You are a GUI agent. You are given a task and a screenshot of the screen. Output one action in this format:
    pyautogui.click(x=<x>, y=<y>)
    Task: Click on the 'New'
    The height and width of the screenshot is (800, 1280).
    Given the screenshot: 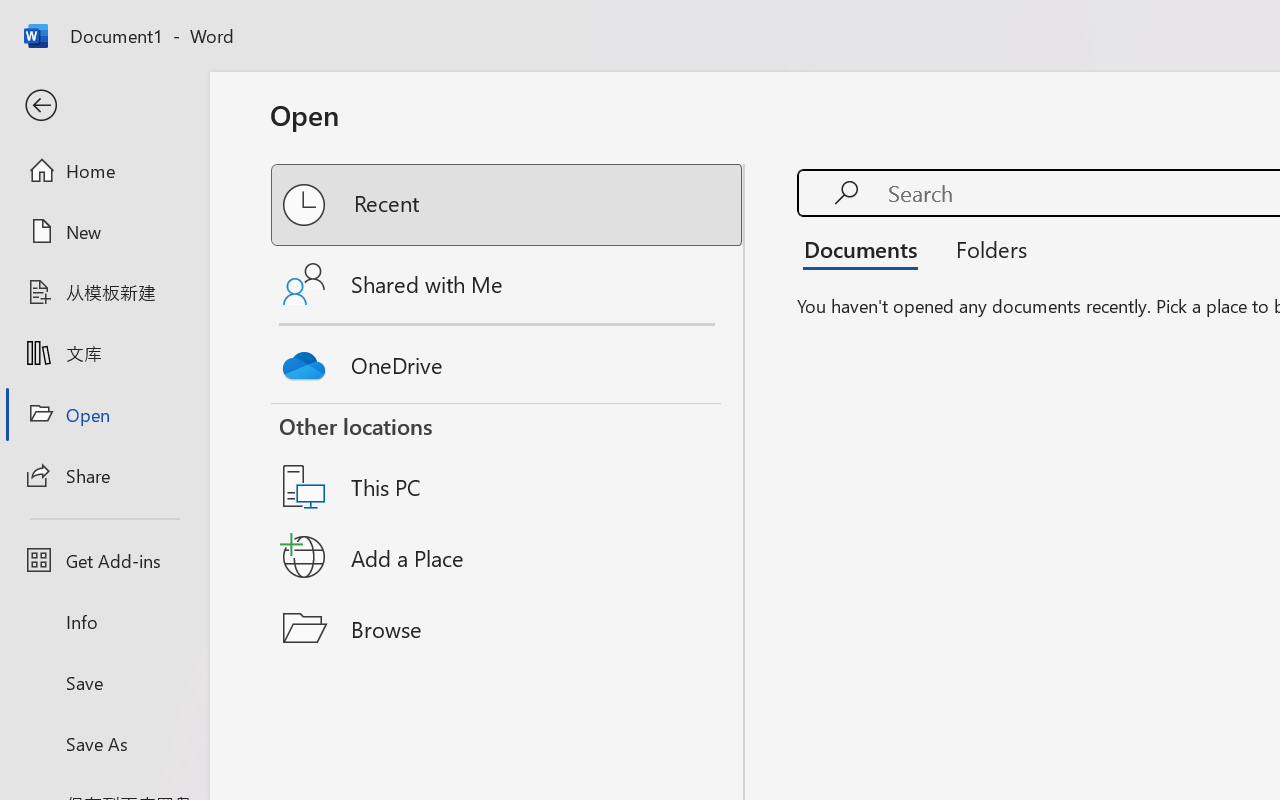 What is the action you would take?
    pyautogui.click(x=103, y=231)
    